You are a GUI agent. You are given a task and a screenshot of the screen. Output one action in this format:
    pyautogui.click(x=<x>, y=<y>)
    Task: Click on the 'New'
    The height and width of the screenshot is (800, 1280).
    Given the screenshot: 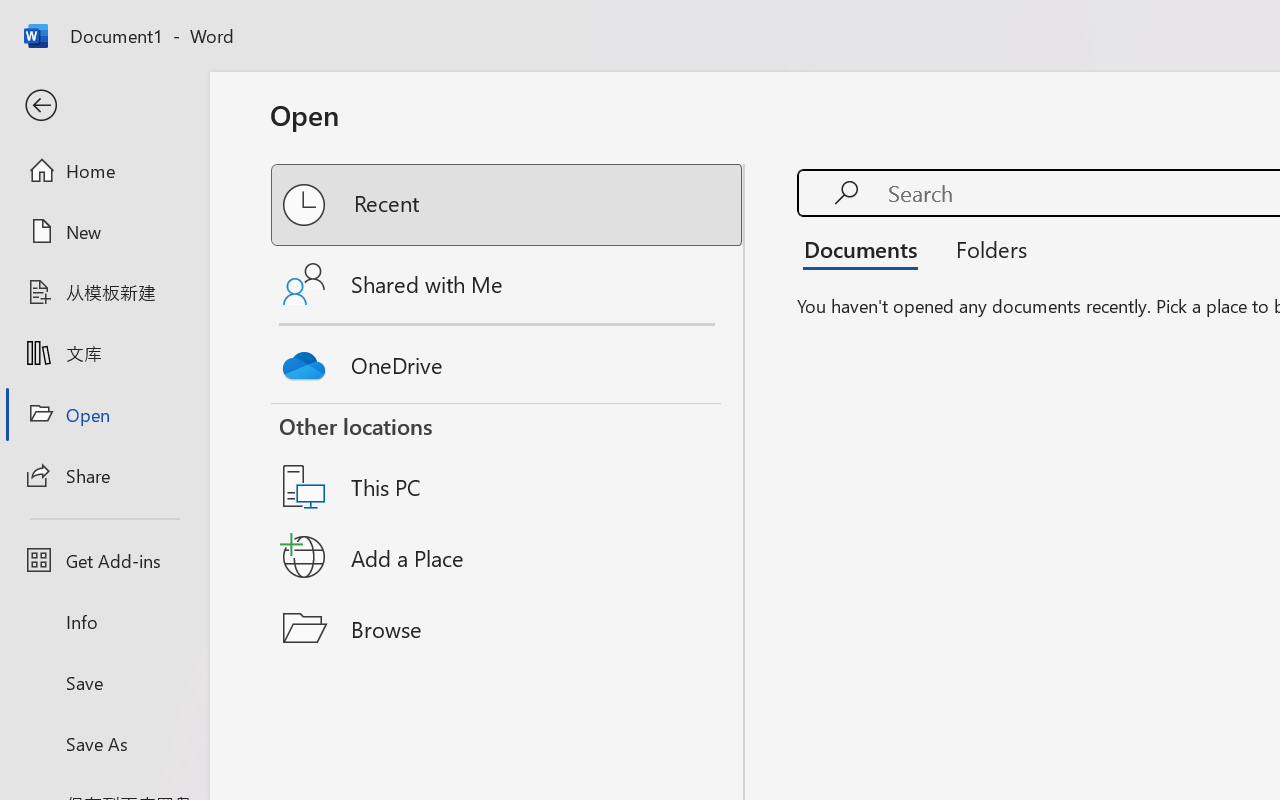 What is the action you would take?
    pyautogui.click(x=103, y=231)
    